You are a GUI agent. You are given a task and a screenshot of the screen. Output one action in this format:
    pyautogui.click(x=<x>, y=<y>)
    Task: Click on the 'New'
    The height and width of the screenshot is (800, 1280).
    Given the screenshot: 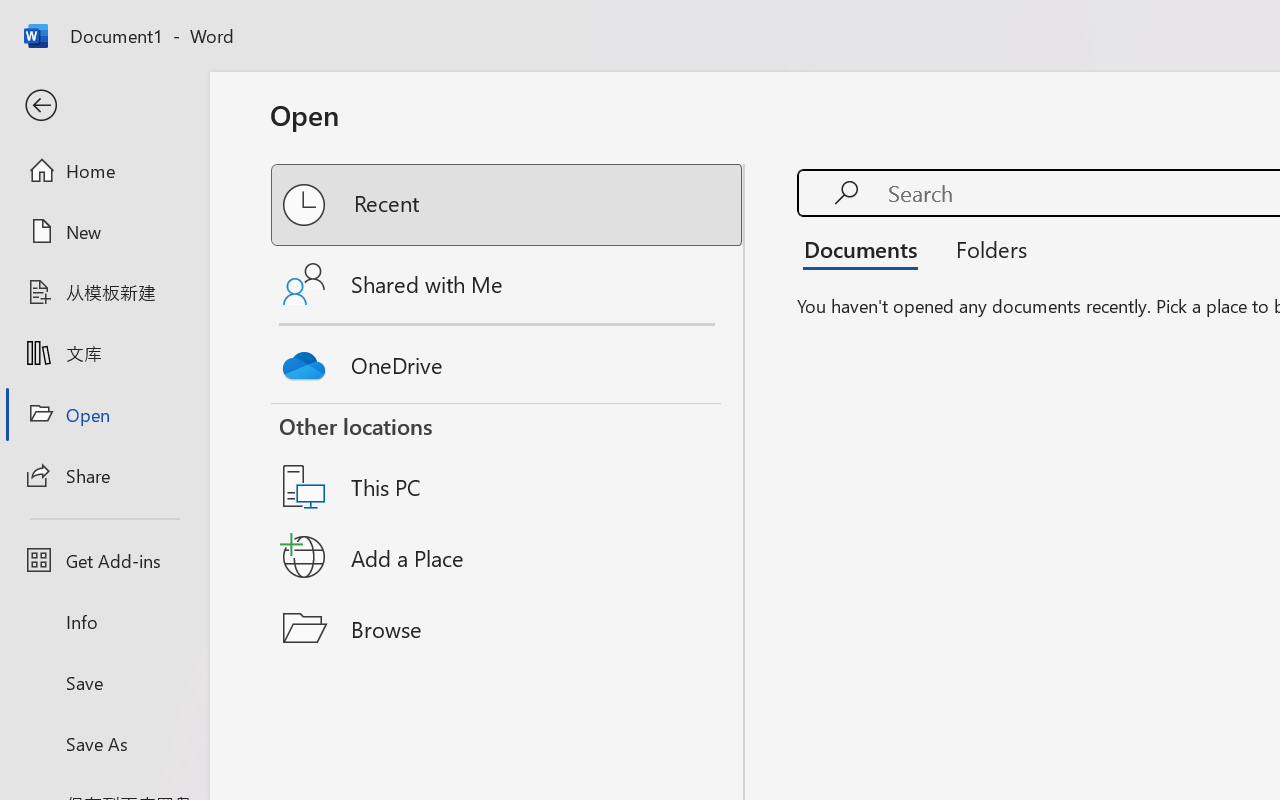 What is the action you would take?
    pyautogui.click(x=103, y=231)
    